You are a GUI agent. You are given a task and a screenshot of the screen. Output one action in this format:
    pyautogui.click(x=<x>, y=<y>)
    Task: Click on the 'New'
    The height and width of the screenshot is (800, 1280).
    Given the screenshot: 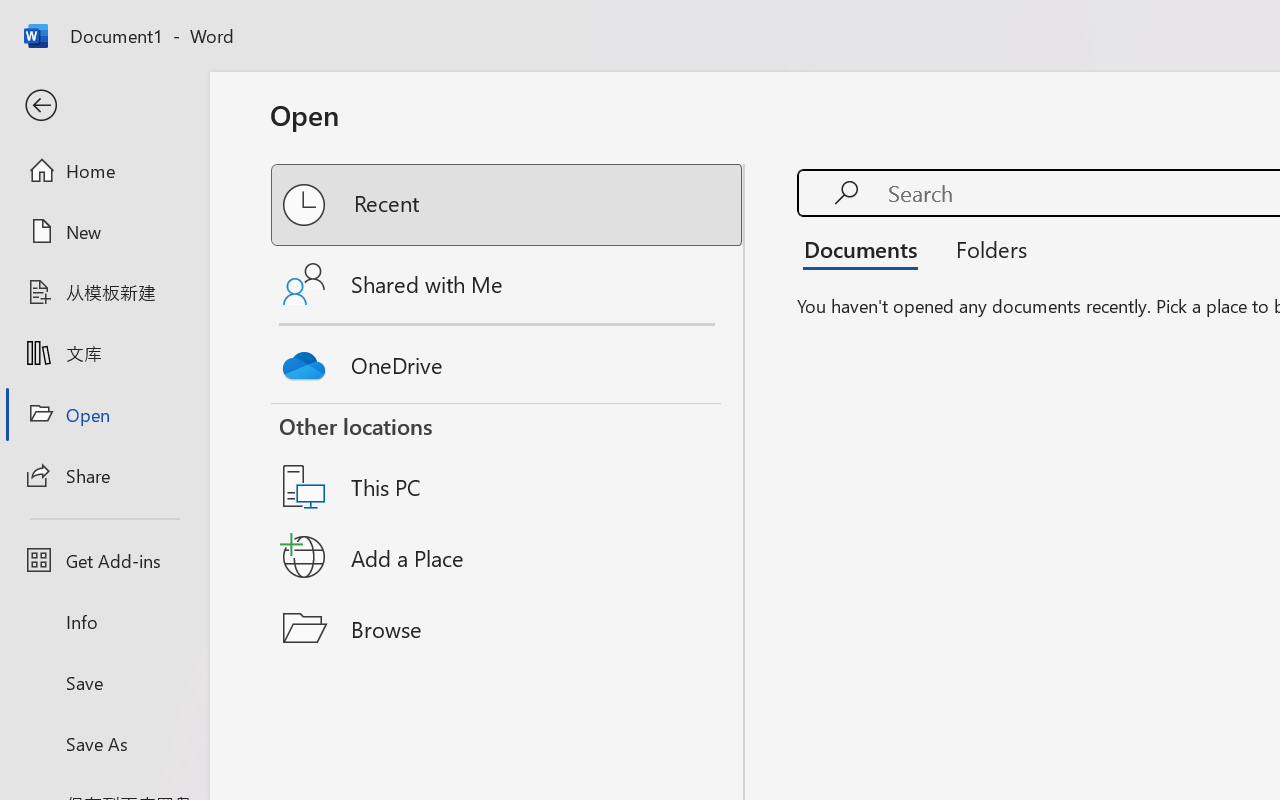 What is the action you would take?
    pyautogui.click(x=103, y=231)
    